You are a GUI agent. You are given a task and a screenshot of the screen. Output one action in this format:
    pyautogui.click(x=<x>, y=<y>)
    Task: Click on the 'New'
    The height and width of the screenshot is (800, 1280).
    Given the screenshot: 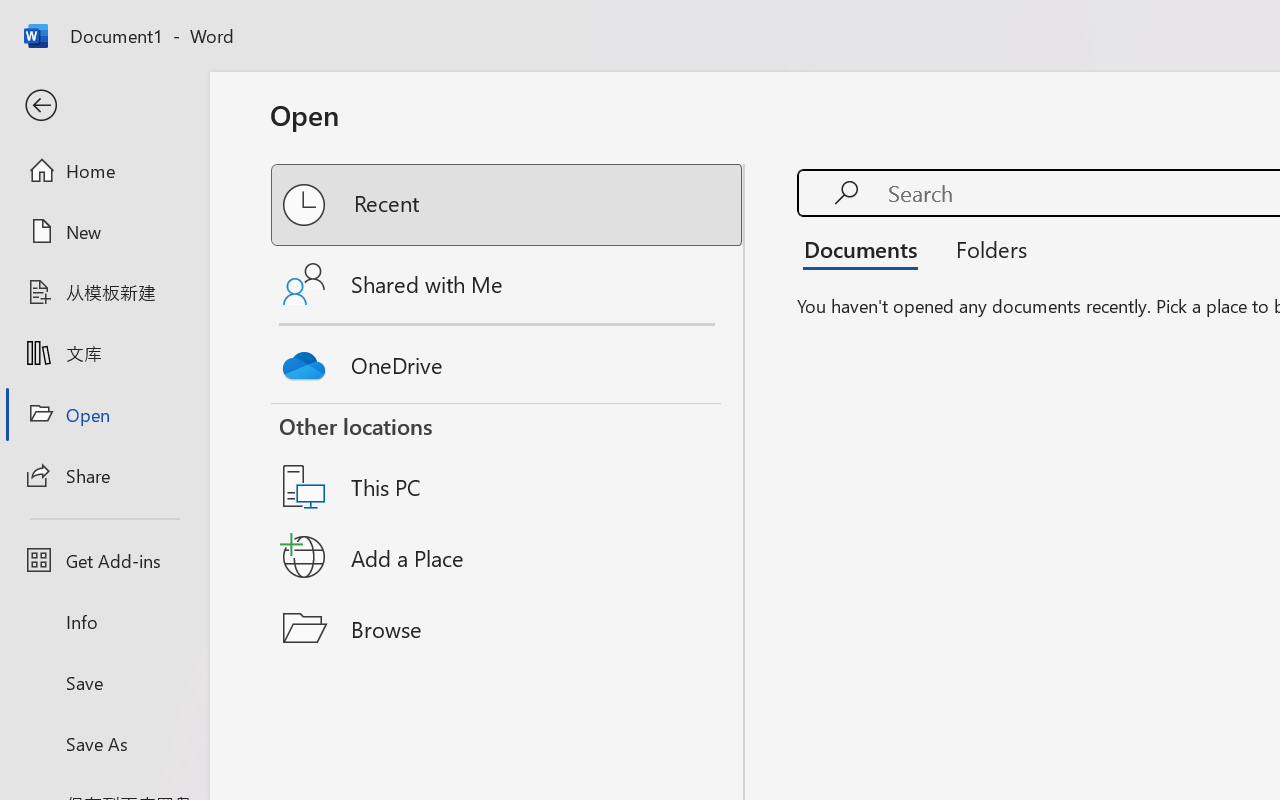 What is the action you would take?
    pyautogui.click(x=103, y=231)
    